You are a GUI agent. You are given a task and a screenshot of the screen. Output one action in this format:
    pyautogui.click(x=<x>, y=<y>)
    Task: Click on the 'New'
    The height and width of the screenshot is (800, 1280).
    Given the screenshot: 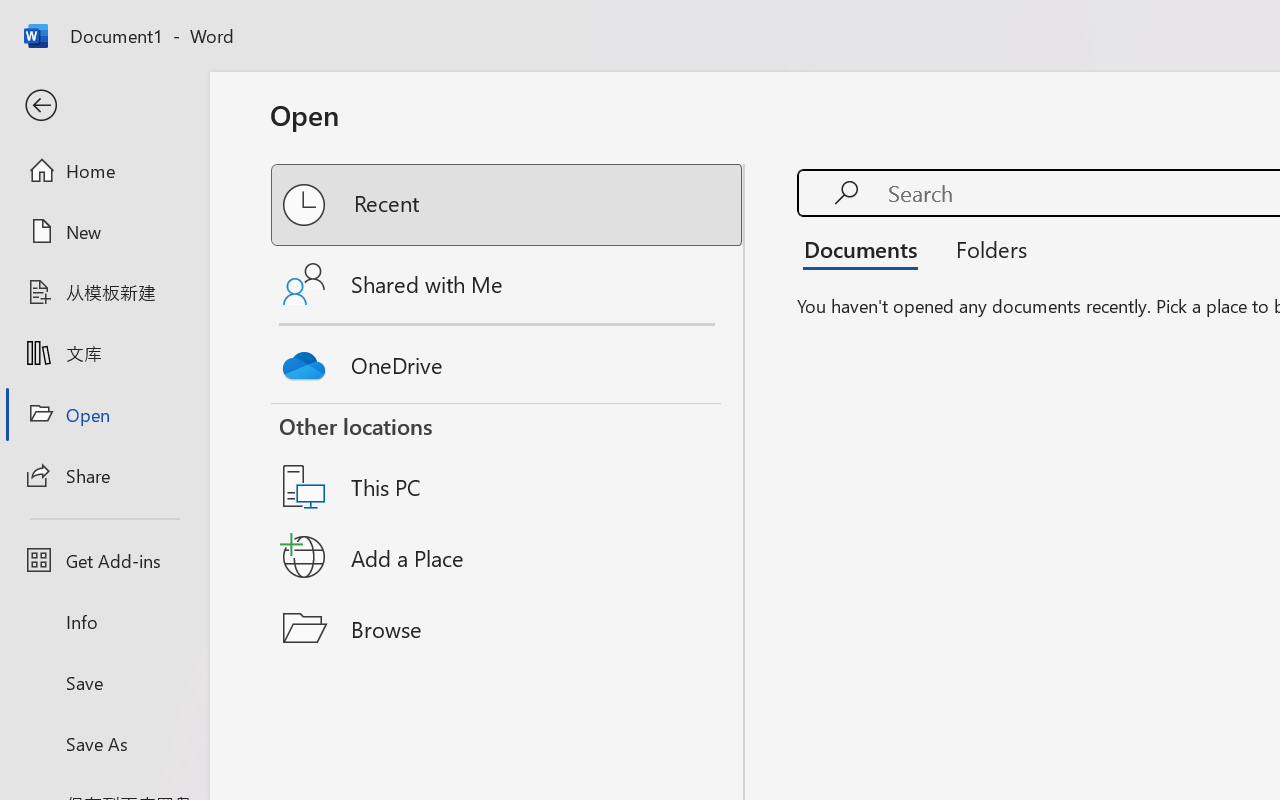 What is the action you would take?
    pyautogui.click(x=103, y=231)
    